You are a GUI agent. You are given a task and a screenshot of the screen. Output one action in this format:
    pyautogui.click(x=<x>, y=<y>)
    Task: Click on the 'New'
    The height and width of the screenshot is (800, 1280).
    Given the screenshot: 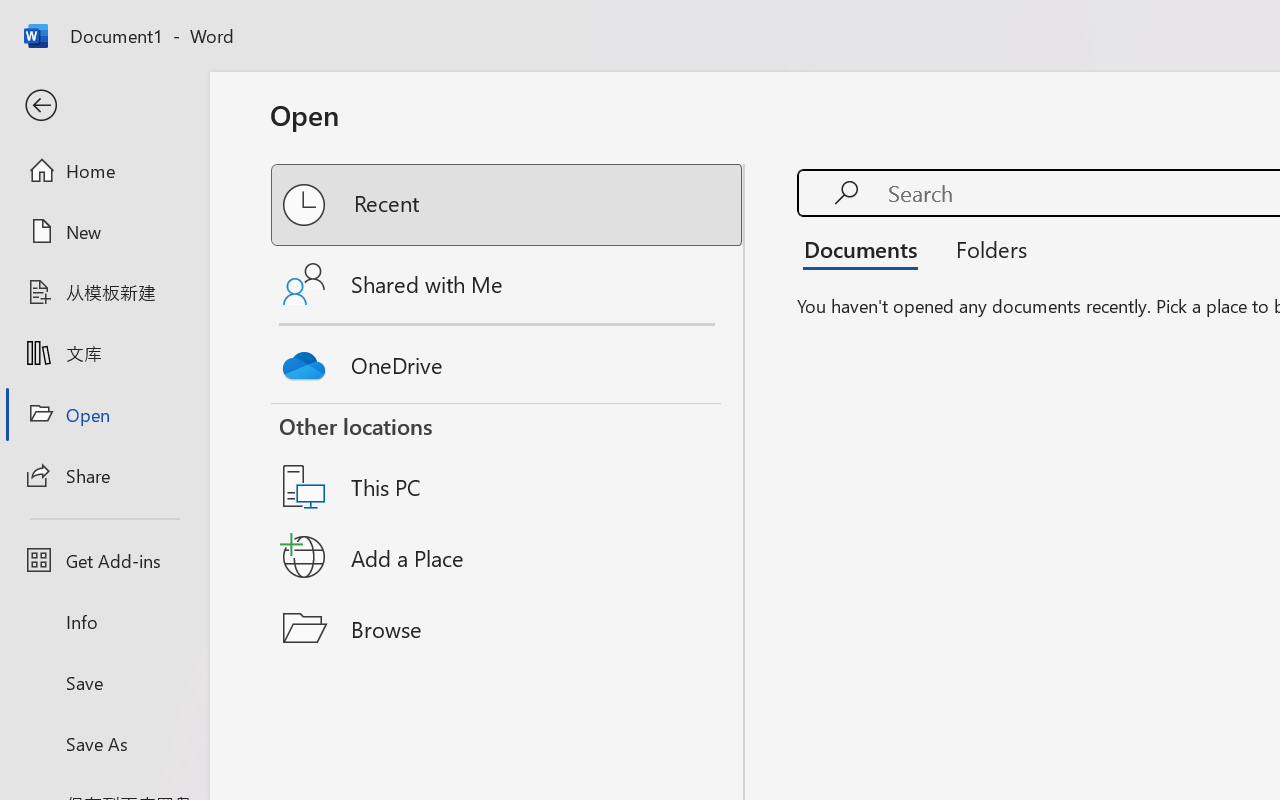 What is the action you would take?
    pyautogui.click(x=103, y=231)
    